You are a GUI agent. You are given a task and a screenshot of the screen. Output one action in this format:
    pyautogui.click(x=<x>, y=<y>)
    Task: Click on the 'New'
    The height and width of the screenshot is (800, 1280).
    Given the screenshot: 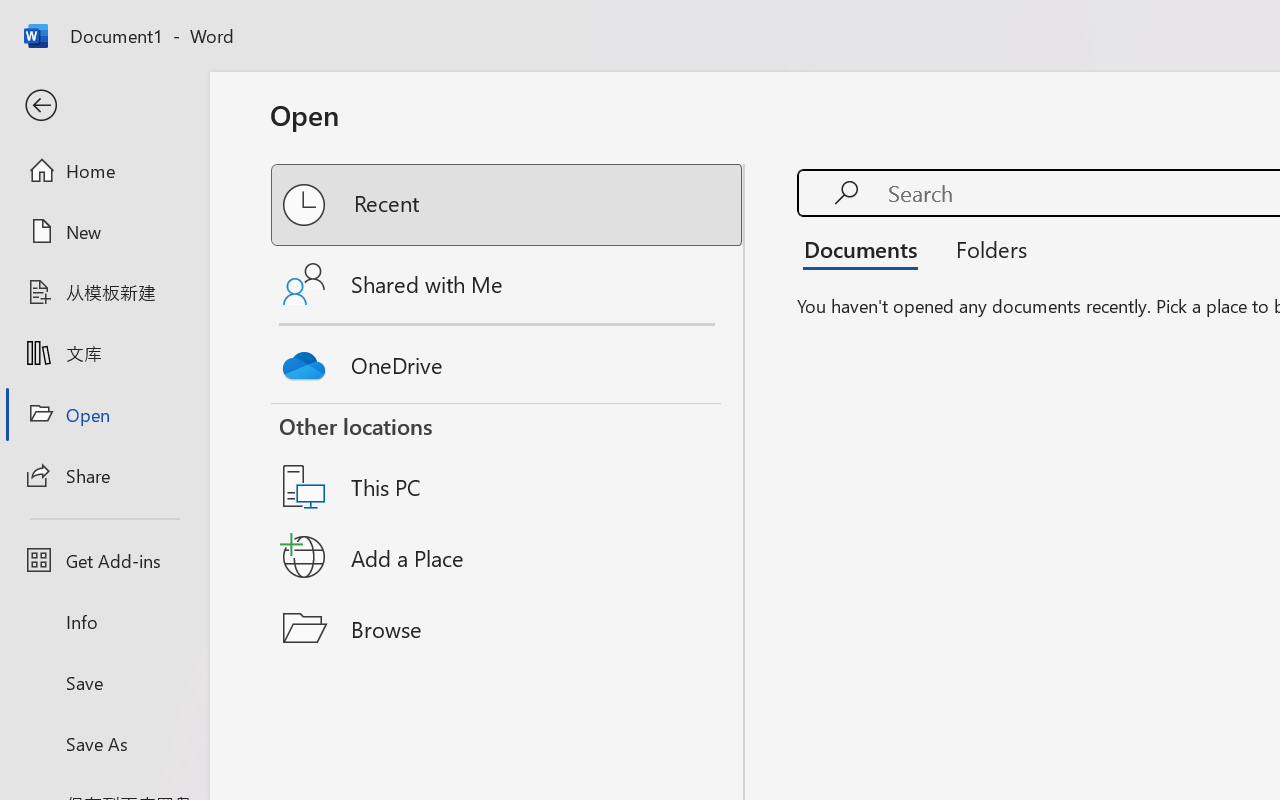 What is the action you would take?
    pyautogui.click(x=103, y=231)
    